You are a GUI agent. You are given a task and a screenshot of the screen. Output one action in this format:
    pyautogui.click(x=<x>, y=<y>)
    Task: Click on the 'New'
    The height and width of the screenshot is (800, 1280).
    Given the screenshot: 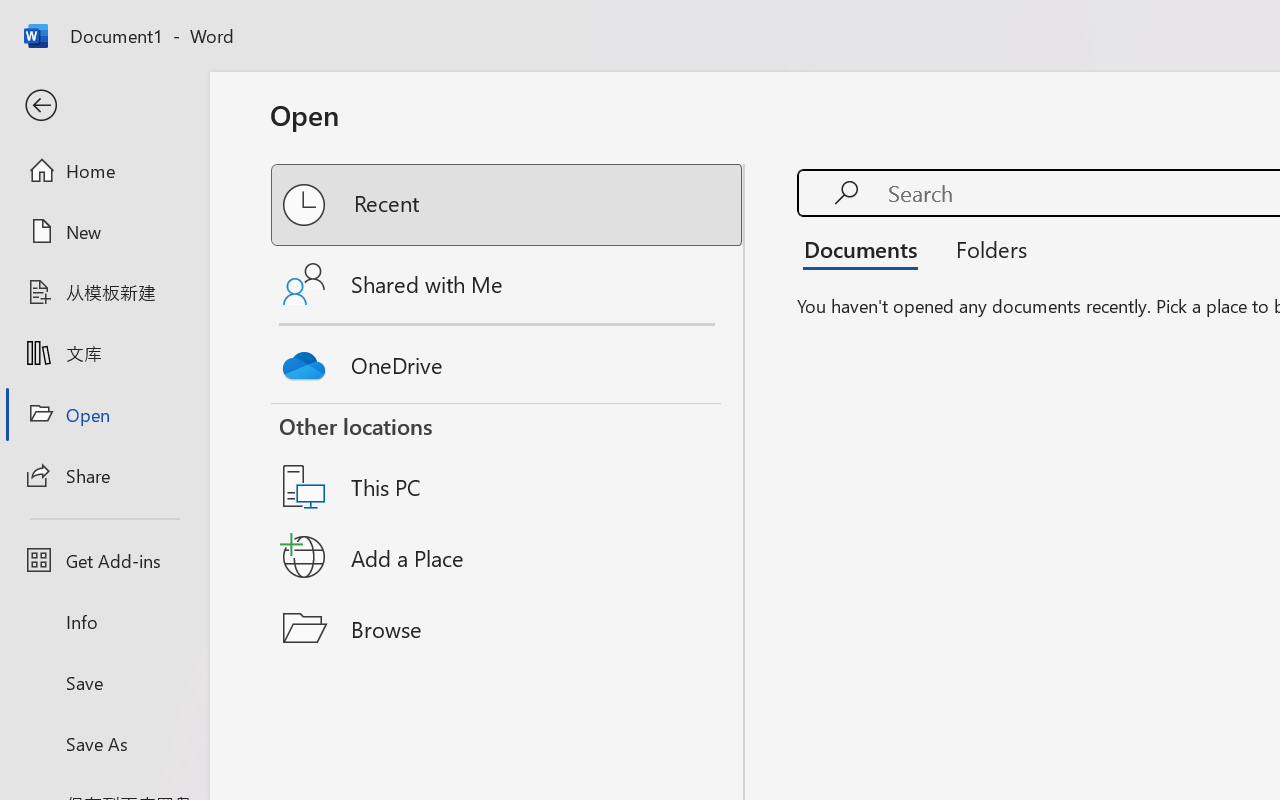 What is the action you would take?
    pyautogui.click(x=103, y=231)
    